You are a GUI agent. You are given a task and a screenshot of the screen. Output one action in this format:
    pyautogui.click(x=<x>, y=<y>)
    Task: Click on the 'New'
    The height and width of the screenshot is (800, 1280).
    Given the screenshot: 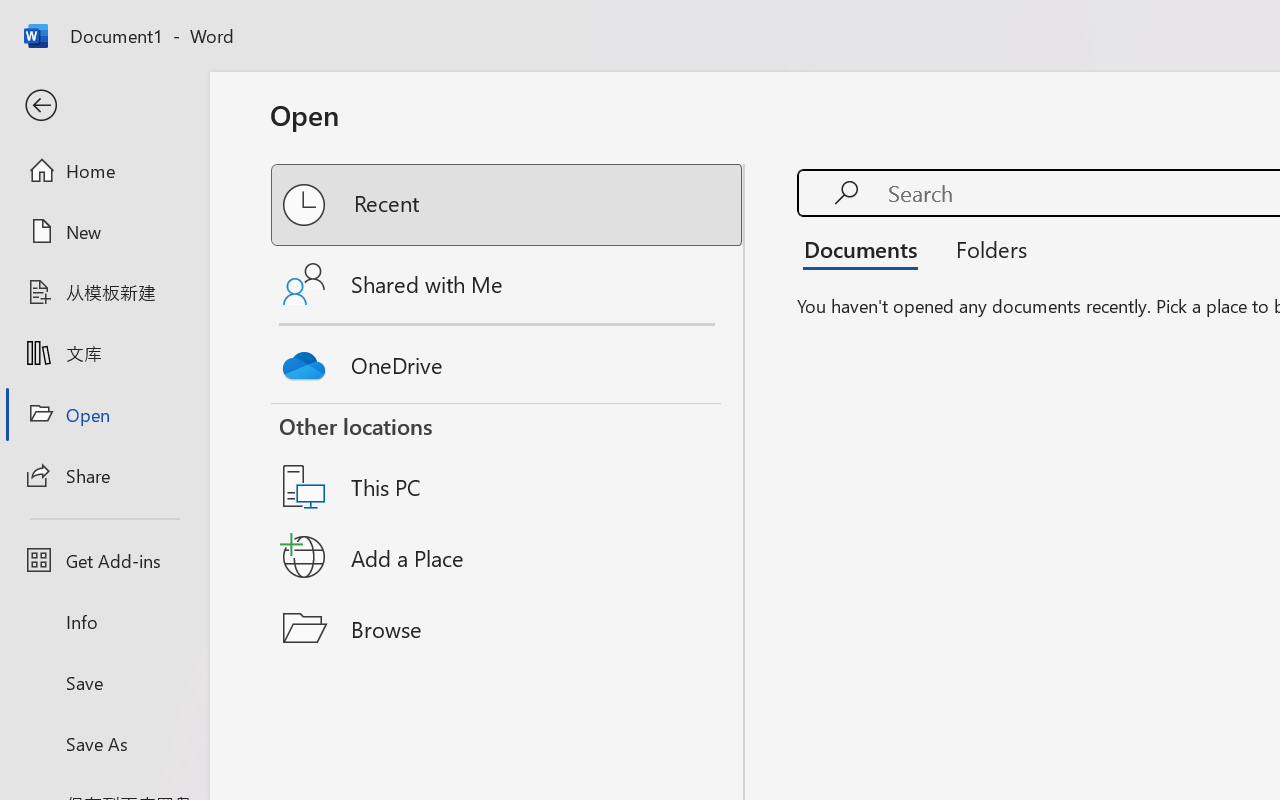 What is the action you would take?
    pyautogui.click(x=103, y=231)
    